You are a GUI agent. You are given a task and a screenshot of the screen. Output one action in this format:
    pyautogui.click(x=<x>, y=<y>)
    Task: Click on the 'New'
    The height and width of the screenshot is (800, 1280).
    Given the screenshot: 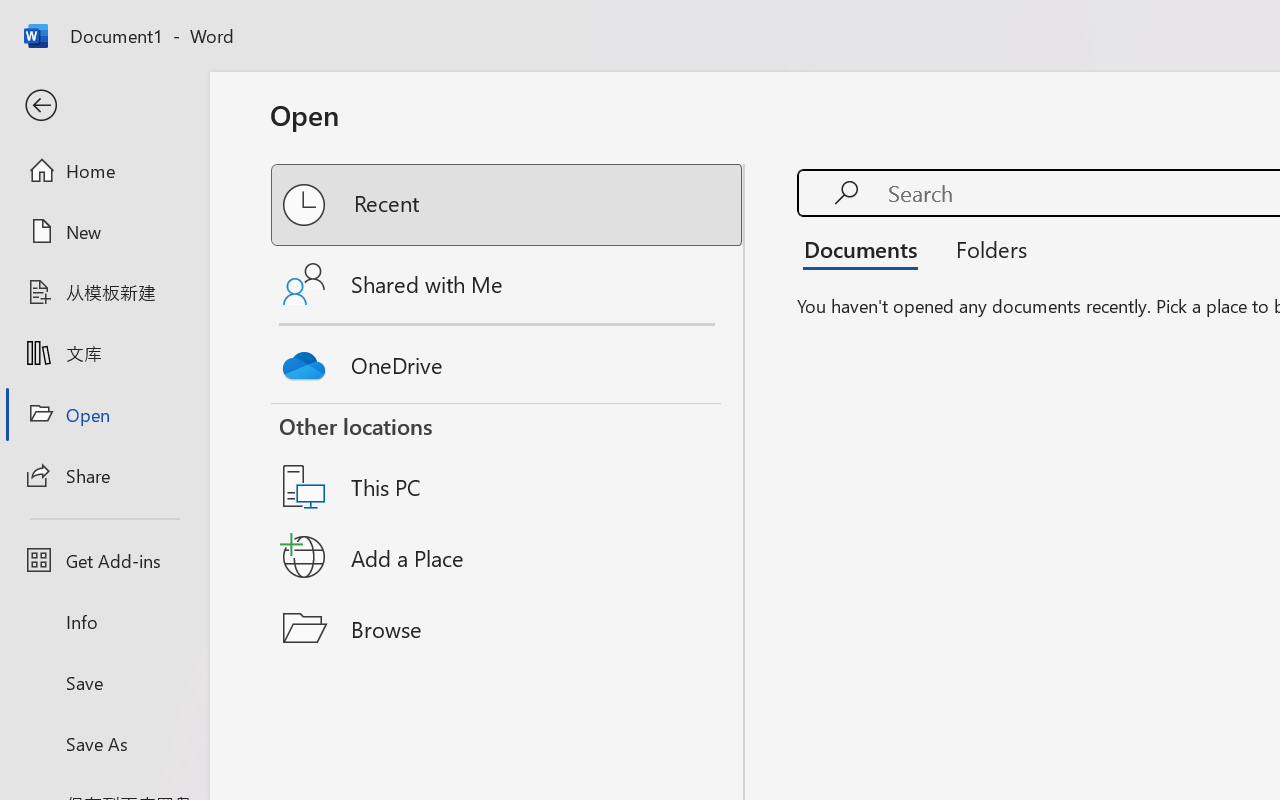 What is the action you would take?
    pyautogui.click(x=103, y=231)
    